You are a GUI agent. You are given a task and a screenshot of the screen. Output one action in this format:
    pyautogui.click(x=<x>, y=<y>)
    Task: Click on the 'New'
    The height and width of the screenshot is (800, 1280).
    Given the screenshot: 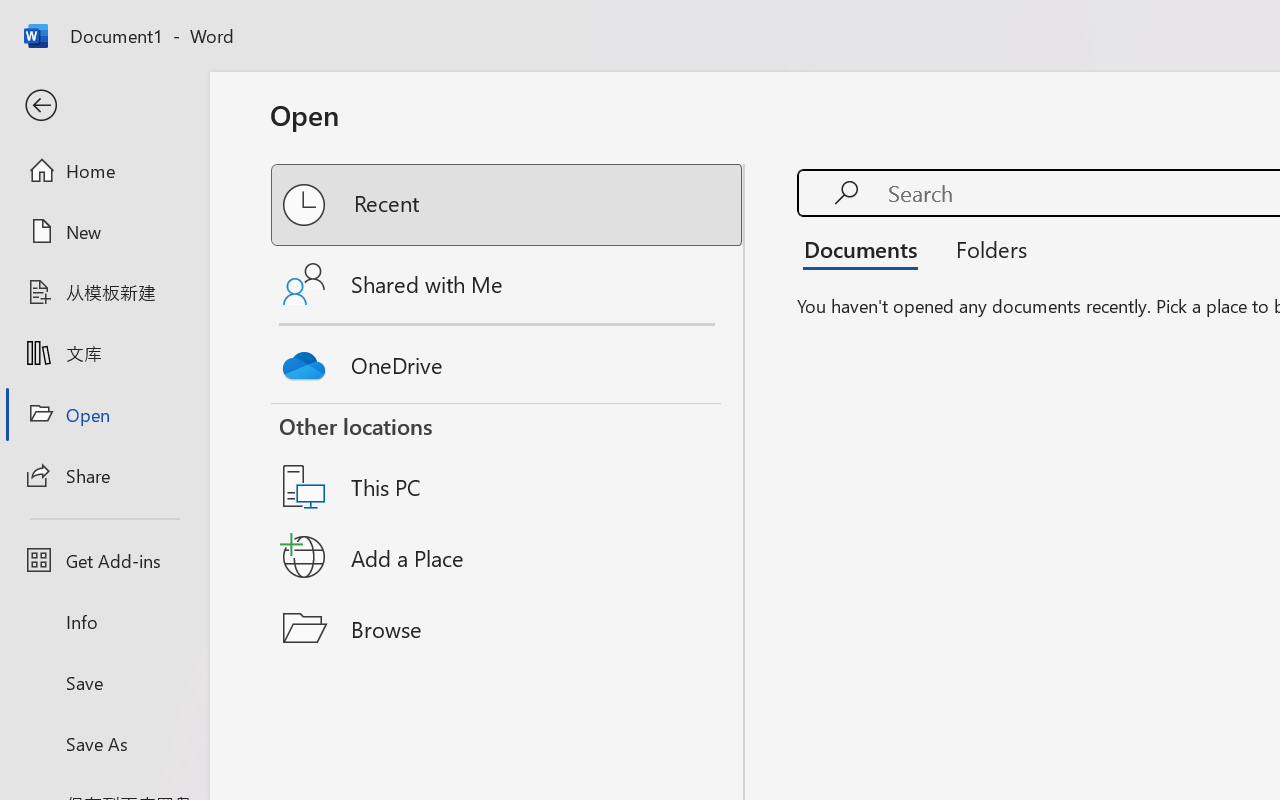 What is the action you would take?
    pyautogui.click(x=103, y=231)
    